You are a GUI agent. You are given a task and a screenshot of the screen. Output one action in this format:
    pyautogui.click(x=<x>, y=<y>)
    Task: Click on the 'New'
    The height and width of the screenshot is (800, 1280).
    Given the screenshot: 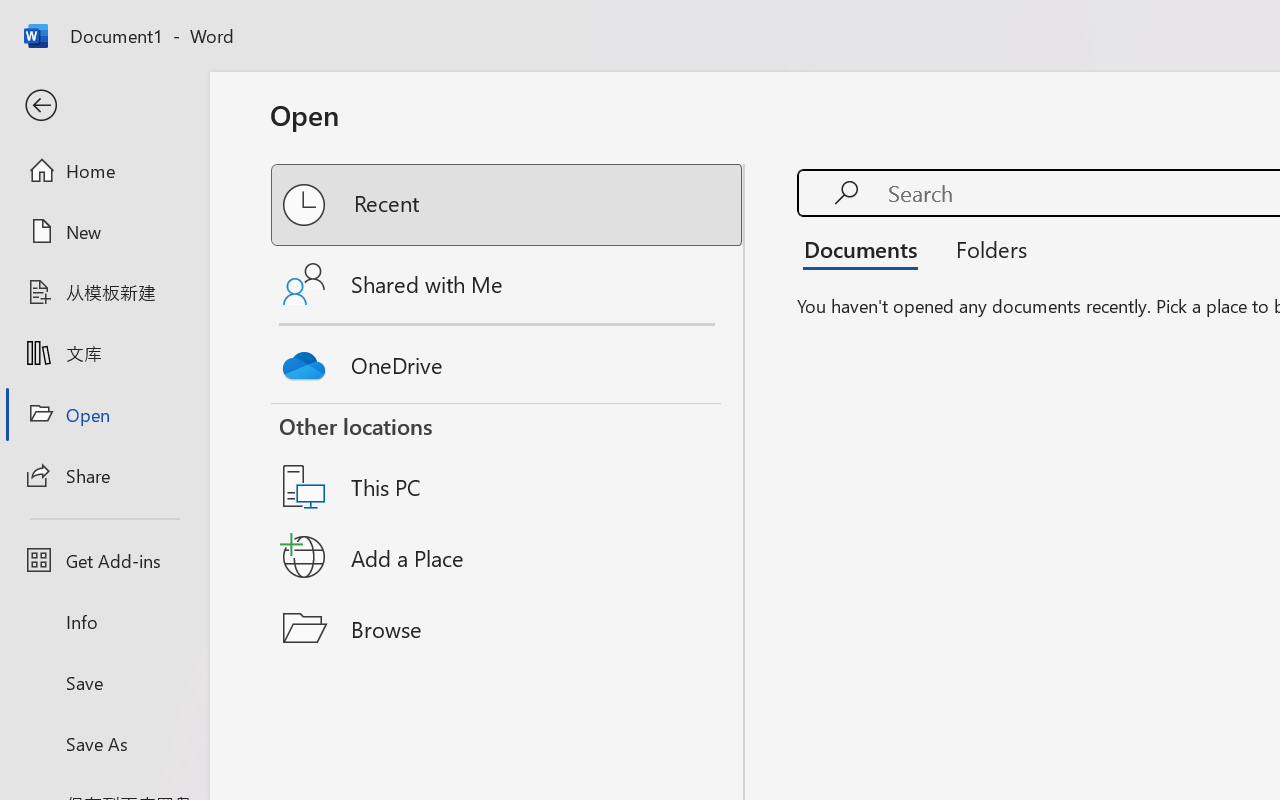 What is the action you would take?
    pyautogui.click(x=103, y=231)
    